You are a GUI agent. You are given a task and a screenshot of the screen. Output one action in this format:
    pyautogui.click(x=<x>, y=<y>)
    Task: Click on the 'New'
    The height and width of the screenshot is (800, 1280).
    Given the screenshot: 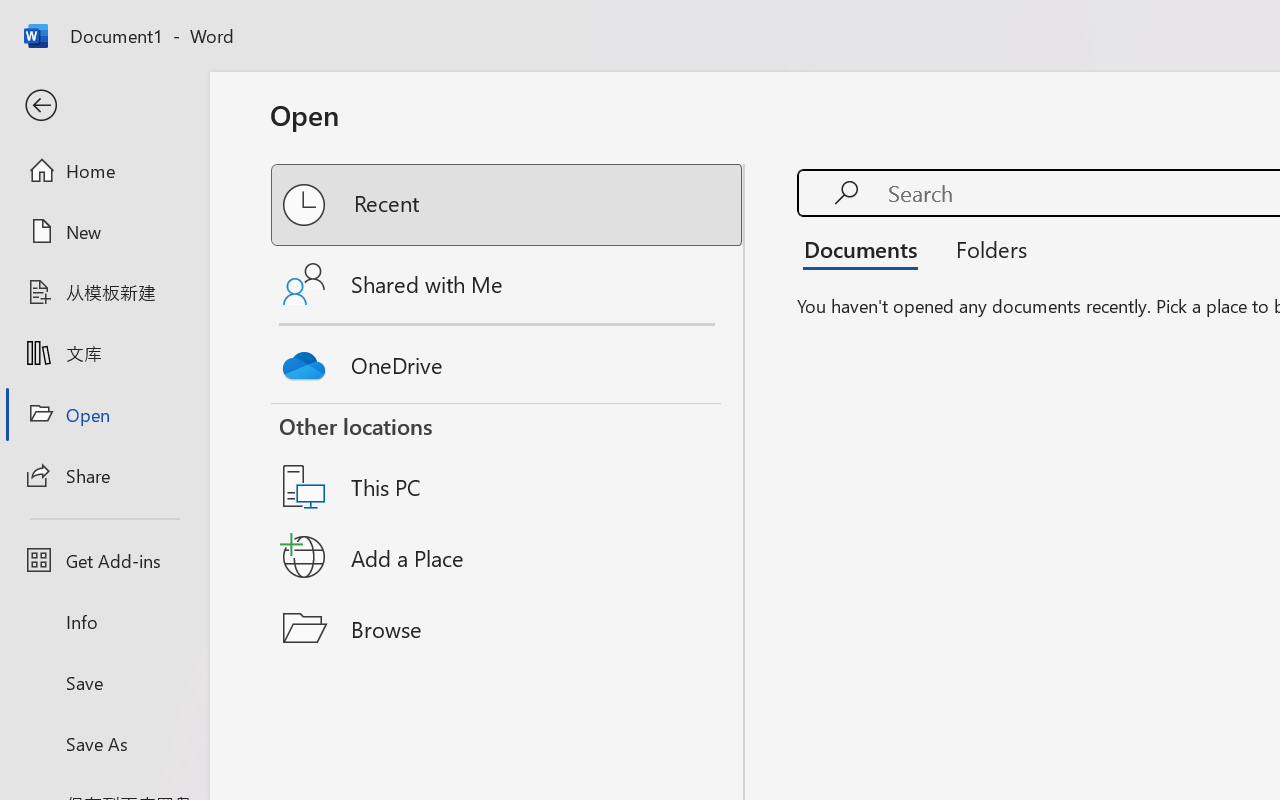 What is the action you would take?
    pyautogui.click(x=103, y=231)
    